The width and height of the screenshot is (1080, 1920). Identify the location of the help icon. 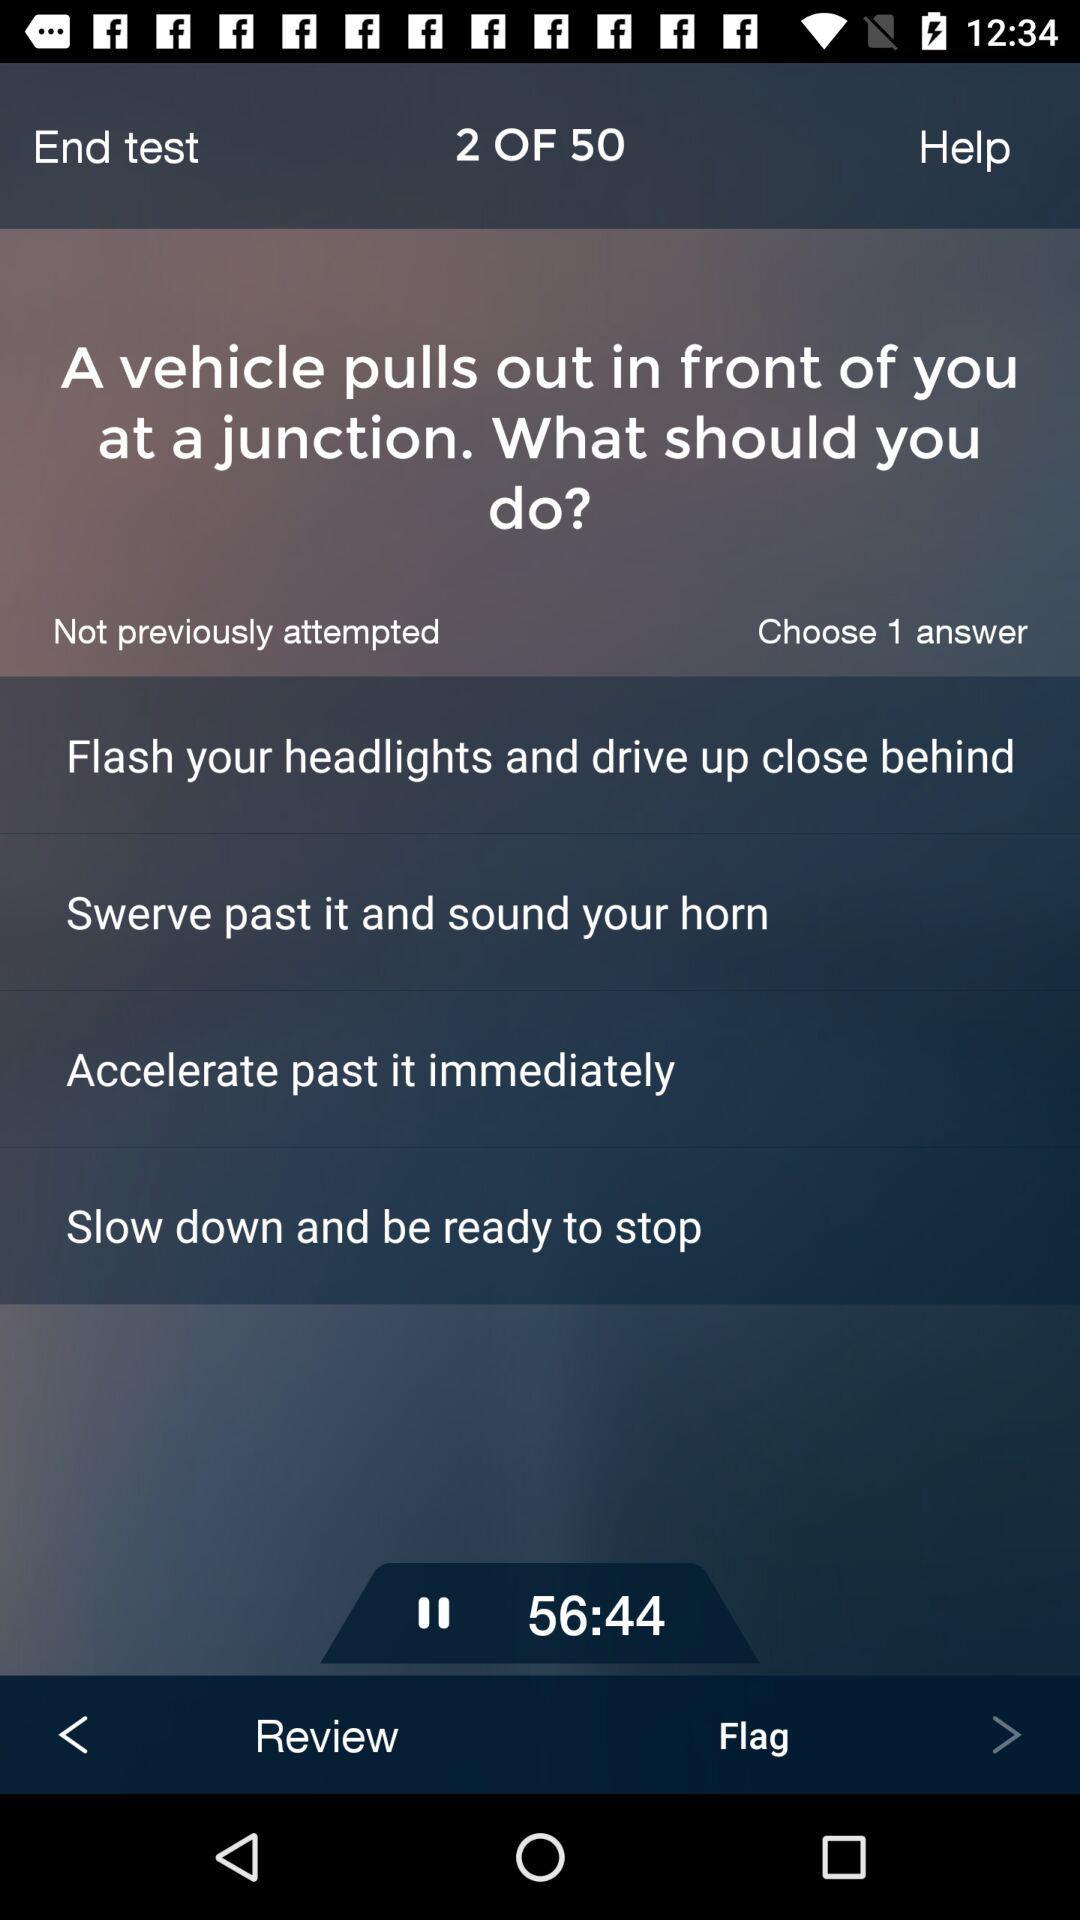
(963, 144).